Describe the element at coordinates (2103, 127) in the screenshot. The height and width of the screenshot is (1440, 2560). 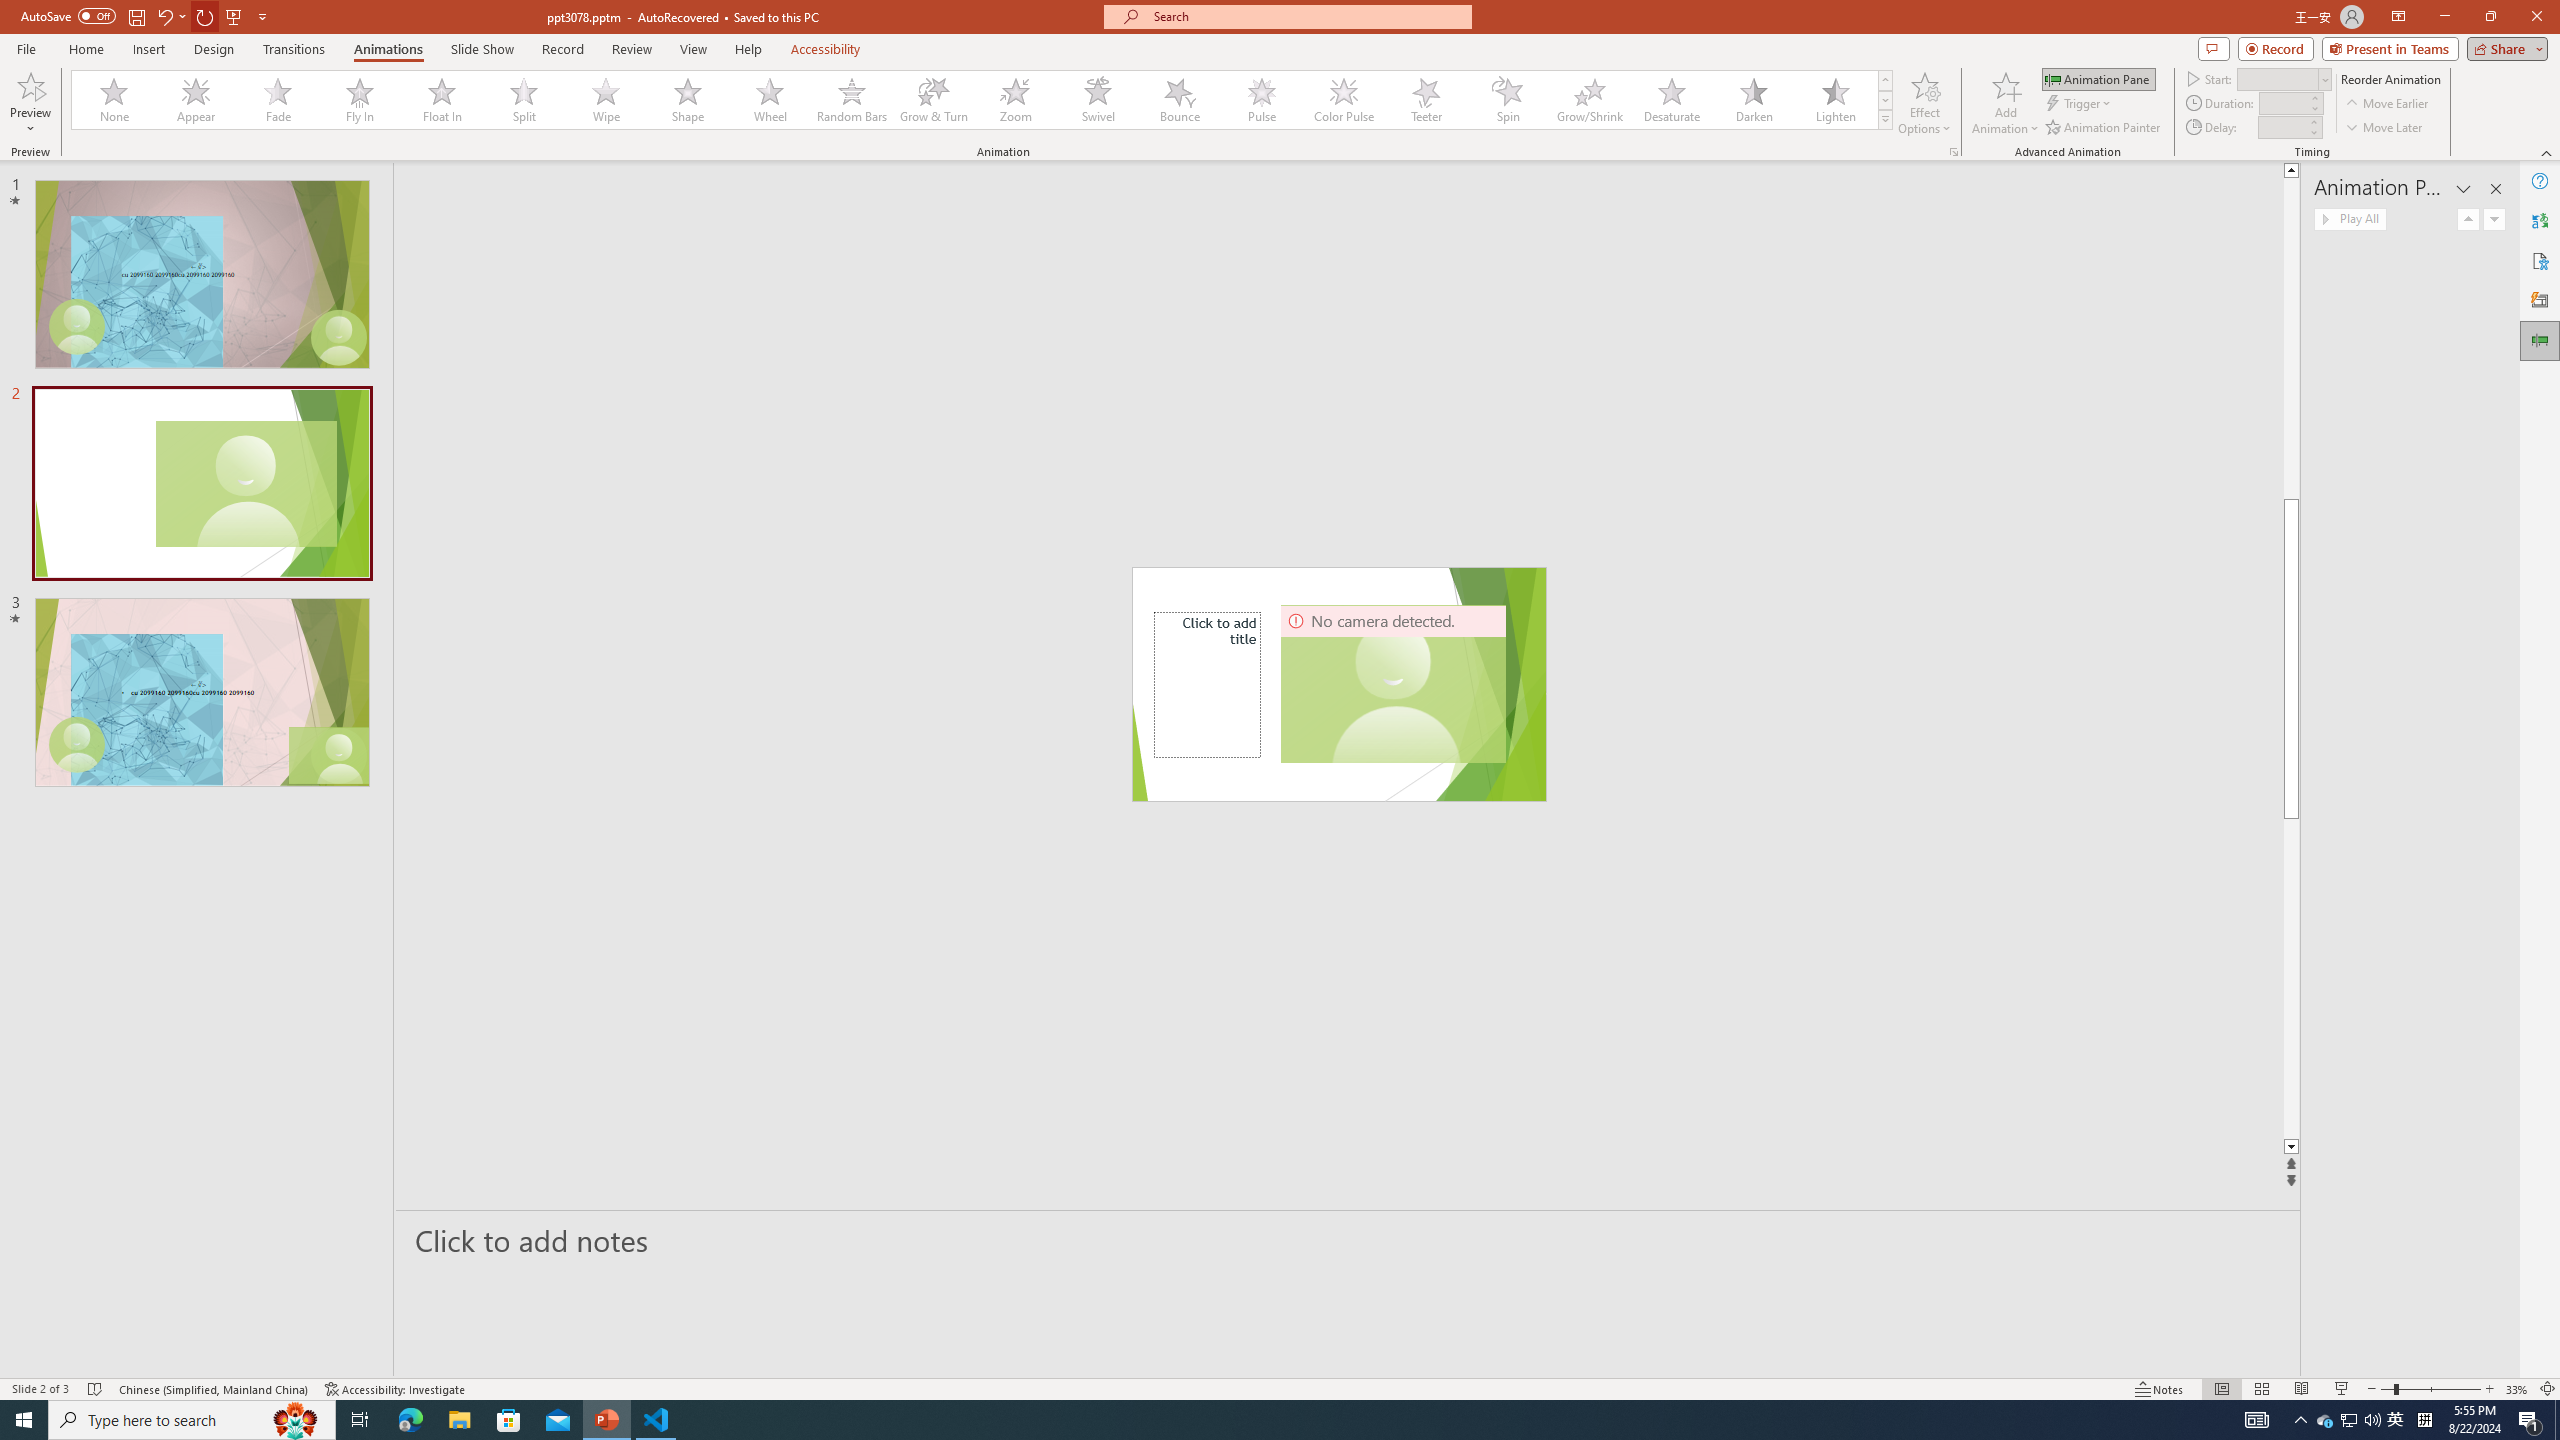
I see `'Animation Painter'` at that location.